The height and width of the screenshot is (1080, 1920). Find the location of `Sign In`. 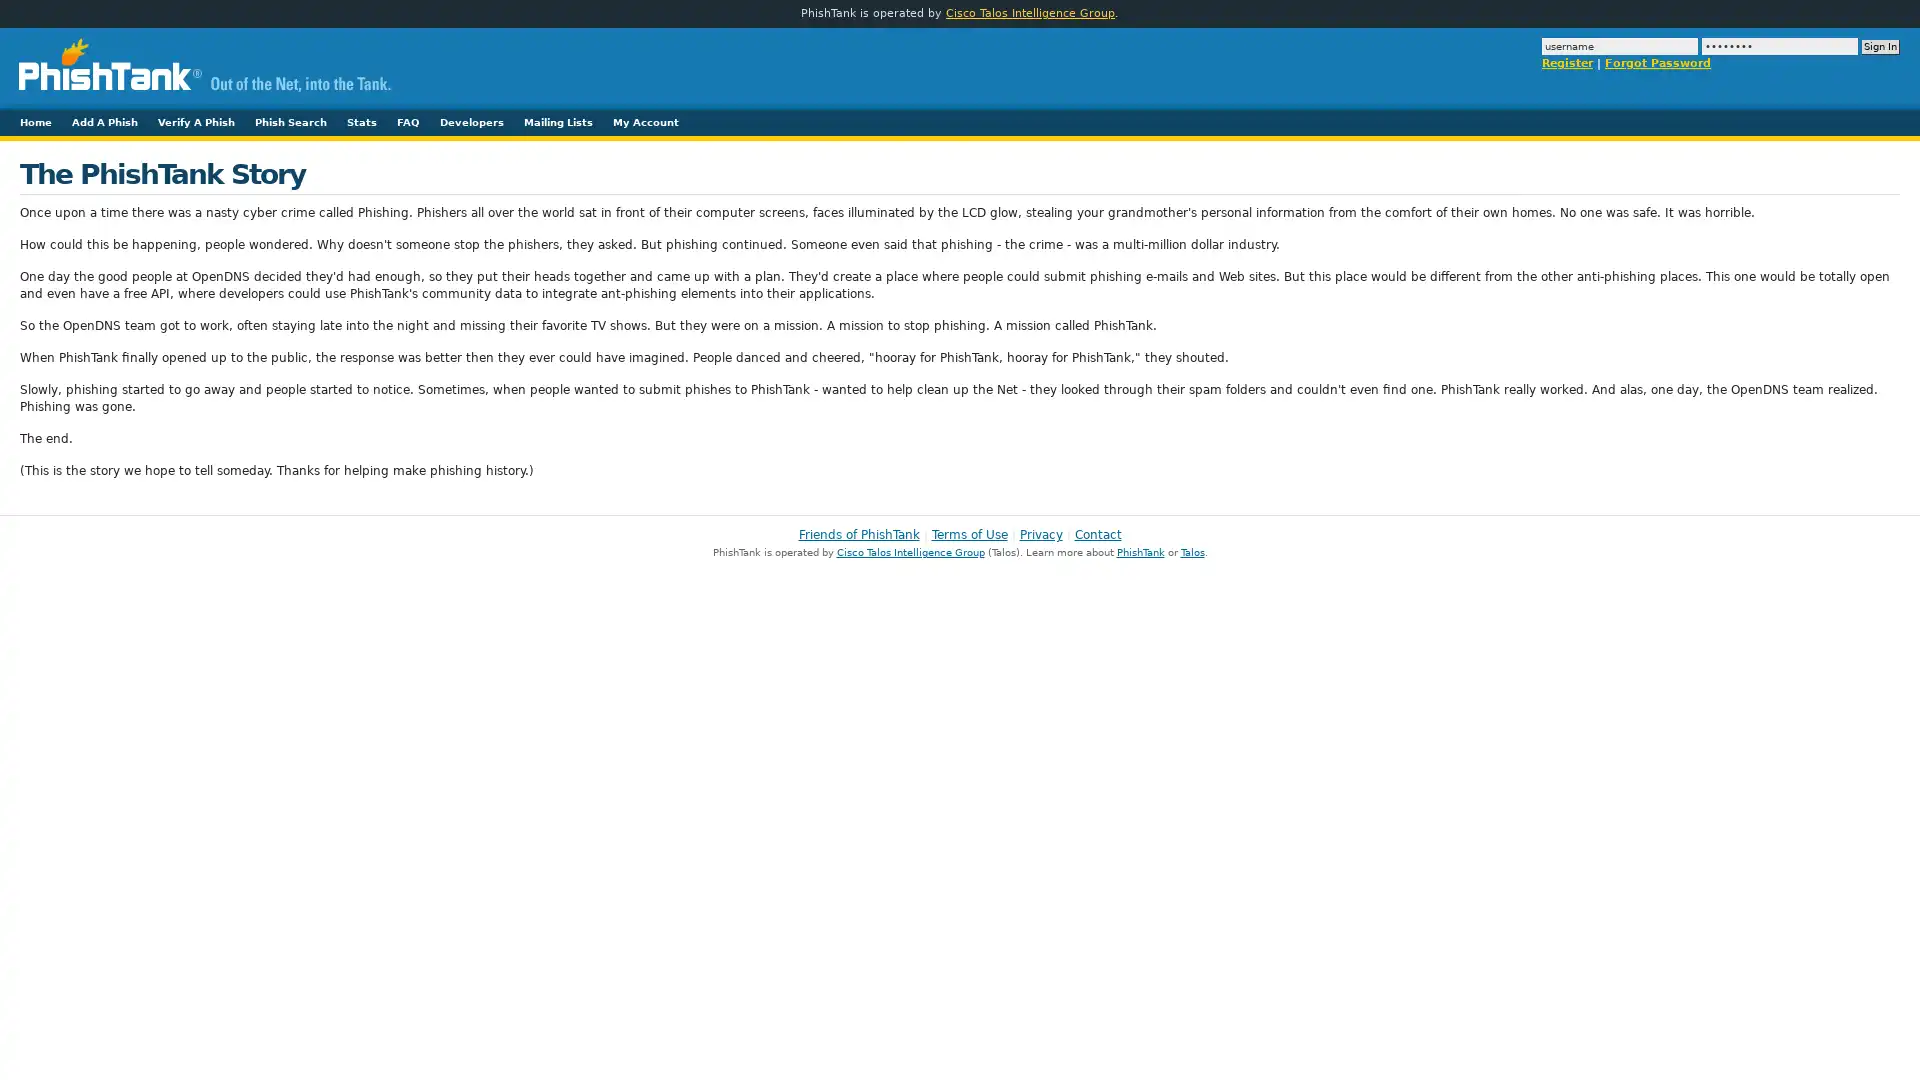

Sign In is located at coordinates (1880, 46).